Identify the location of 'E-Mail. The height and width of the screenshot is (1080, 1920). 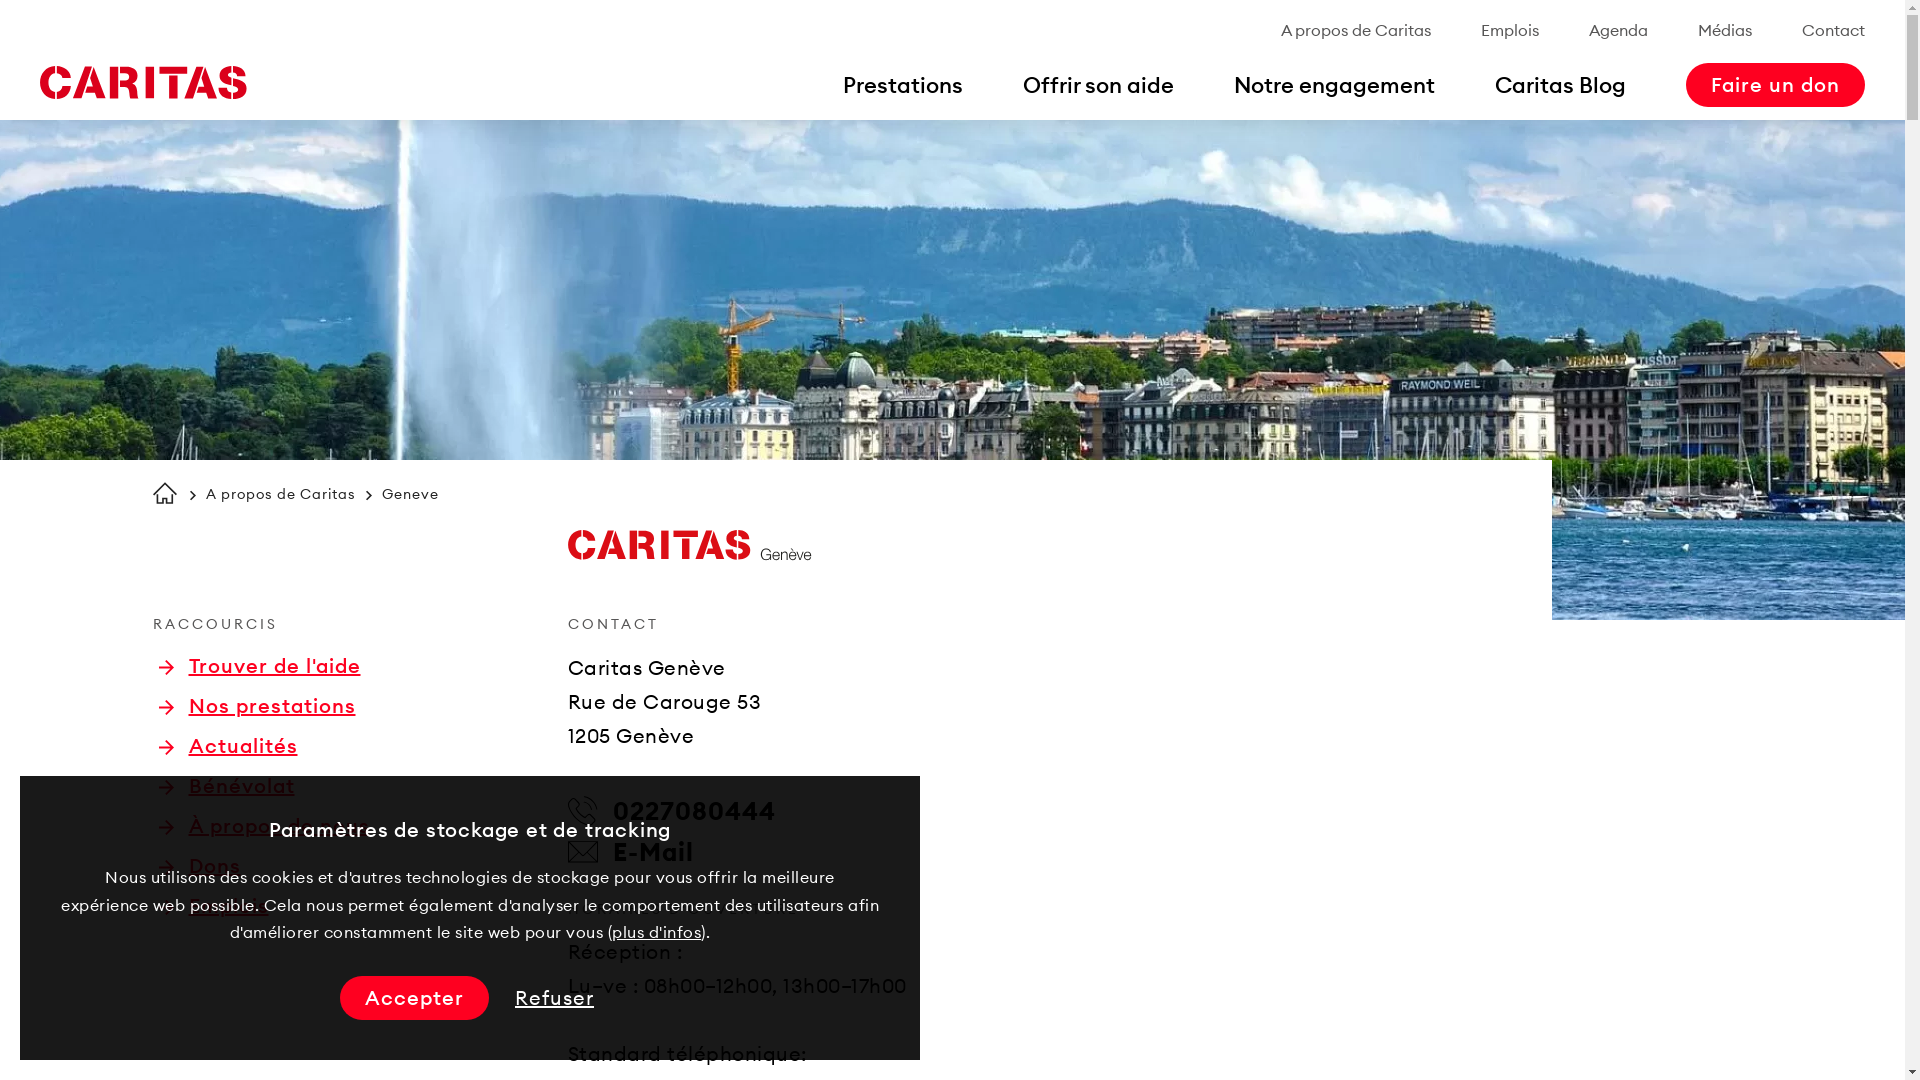
(629, 852).